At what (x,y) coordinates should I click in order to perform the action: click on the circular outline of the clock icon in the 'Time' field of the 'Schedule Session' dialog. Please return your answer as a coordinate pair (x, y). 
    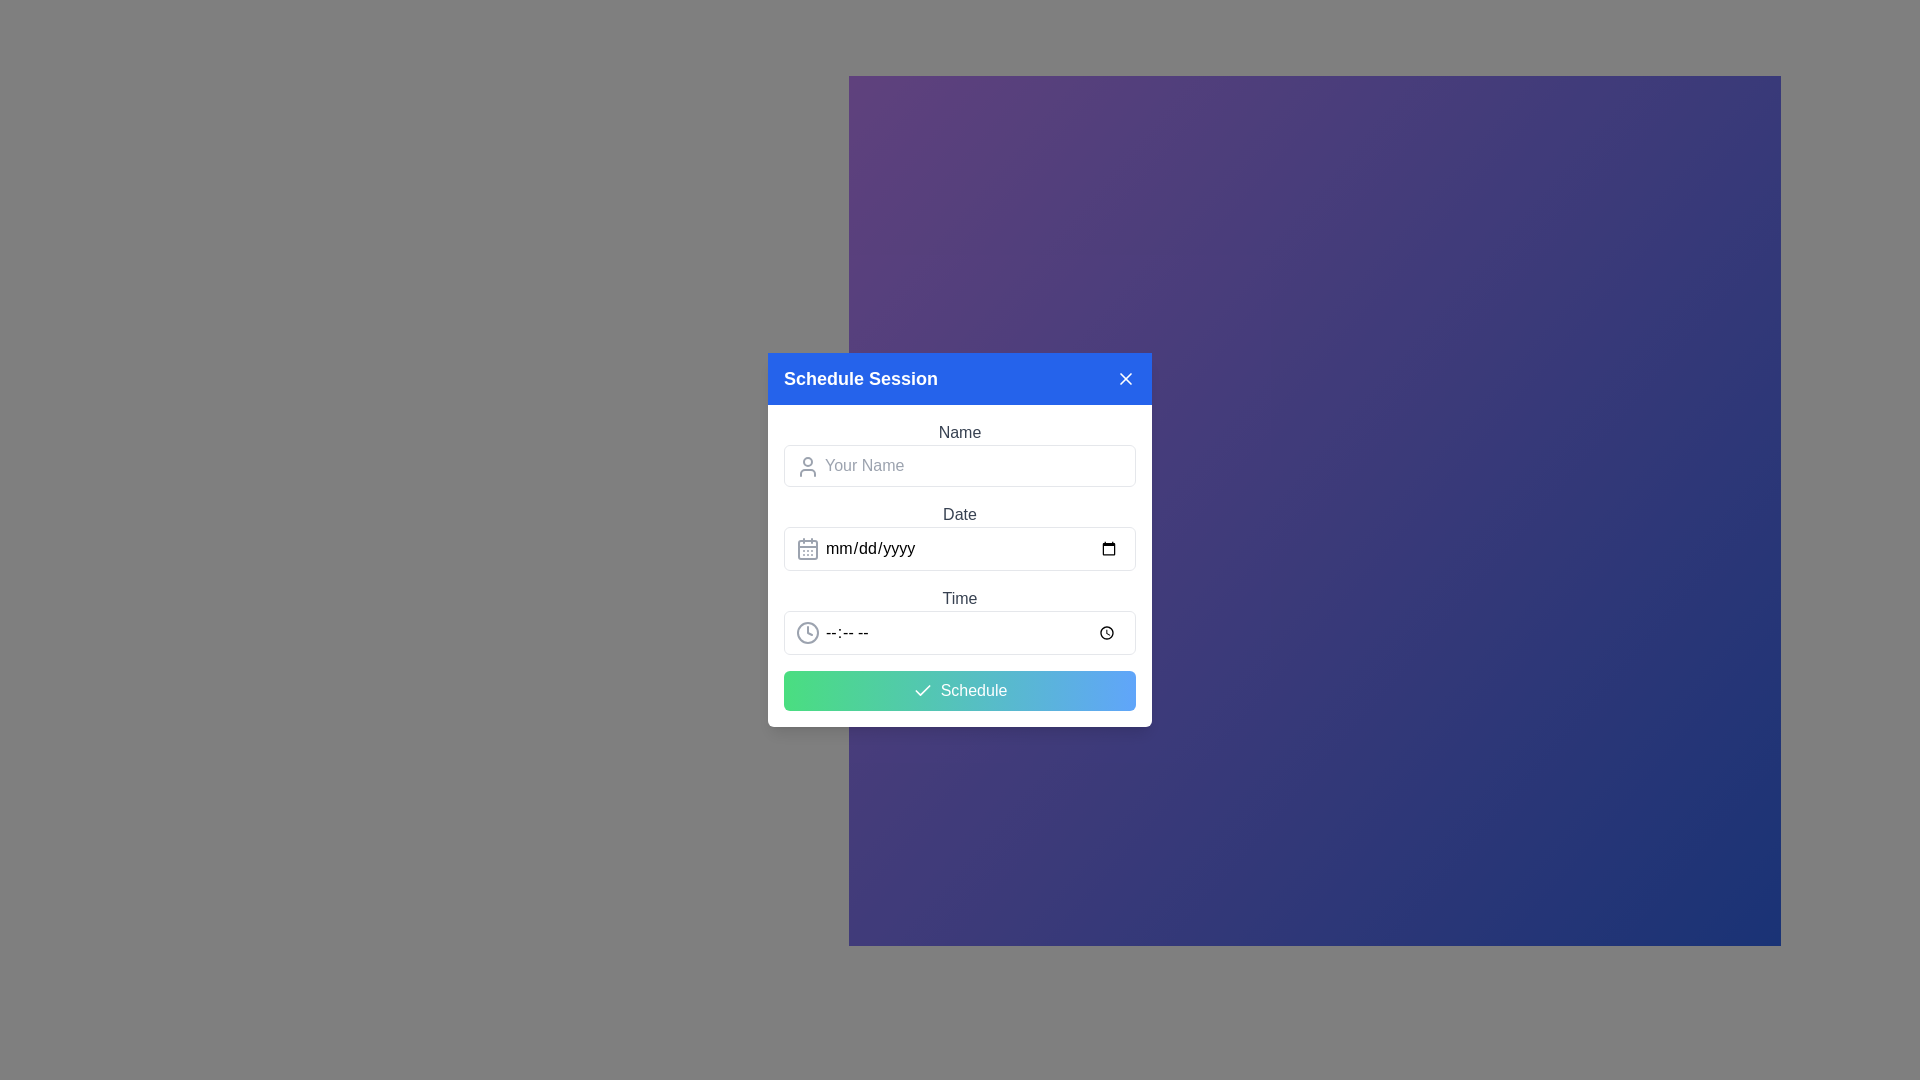
    Looking at the image, I should click on (807, 632).